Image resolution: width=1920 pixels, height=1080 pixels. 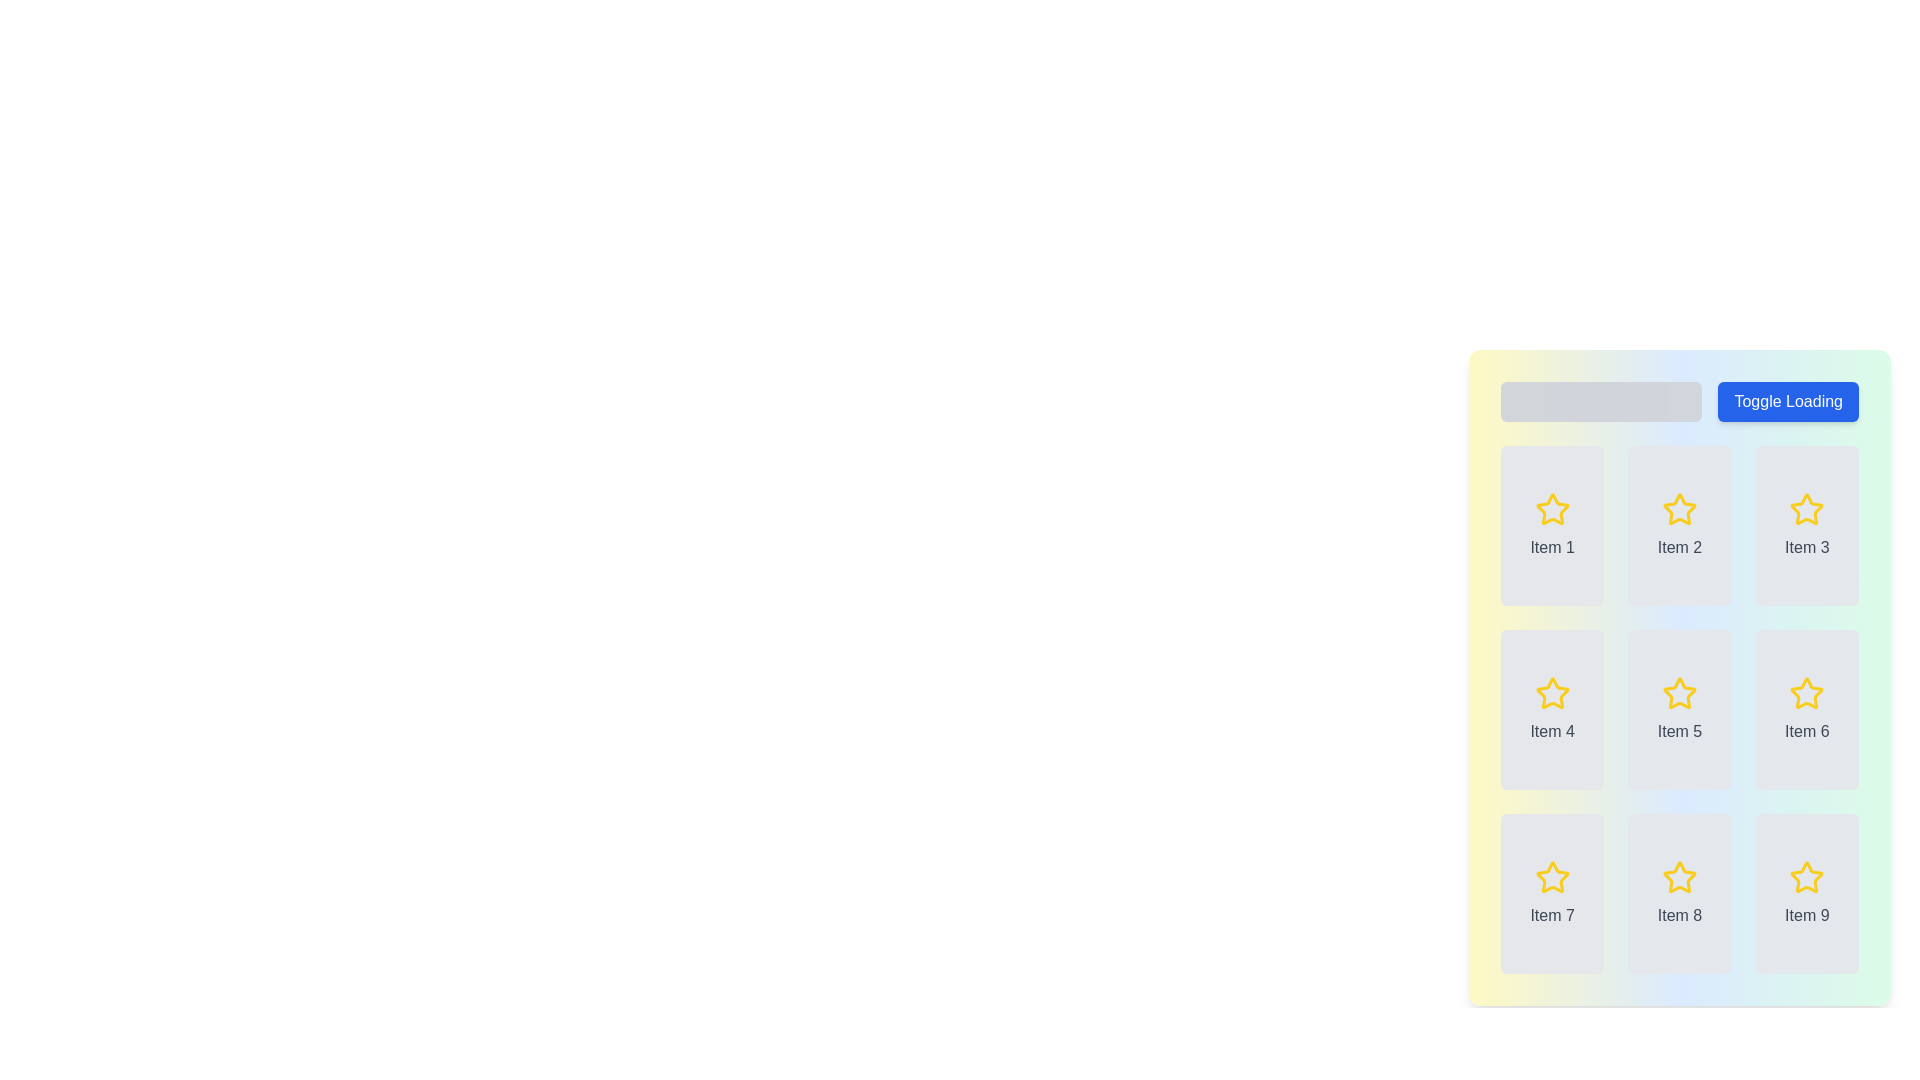 I want to click on the second star icon in the rating system, so click(x=1680, y=508).